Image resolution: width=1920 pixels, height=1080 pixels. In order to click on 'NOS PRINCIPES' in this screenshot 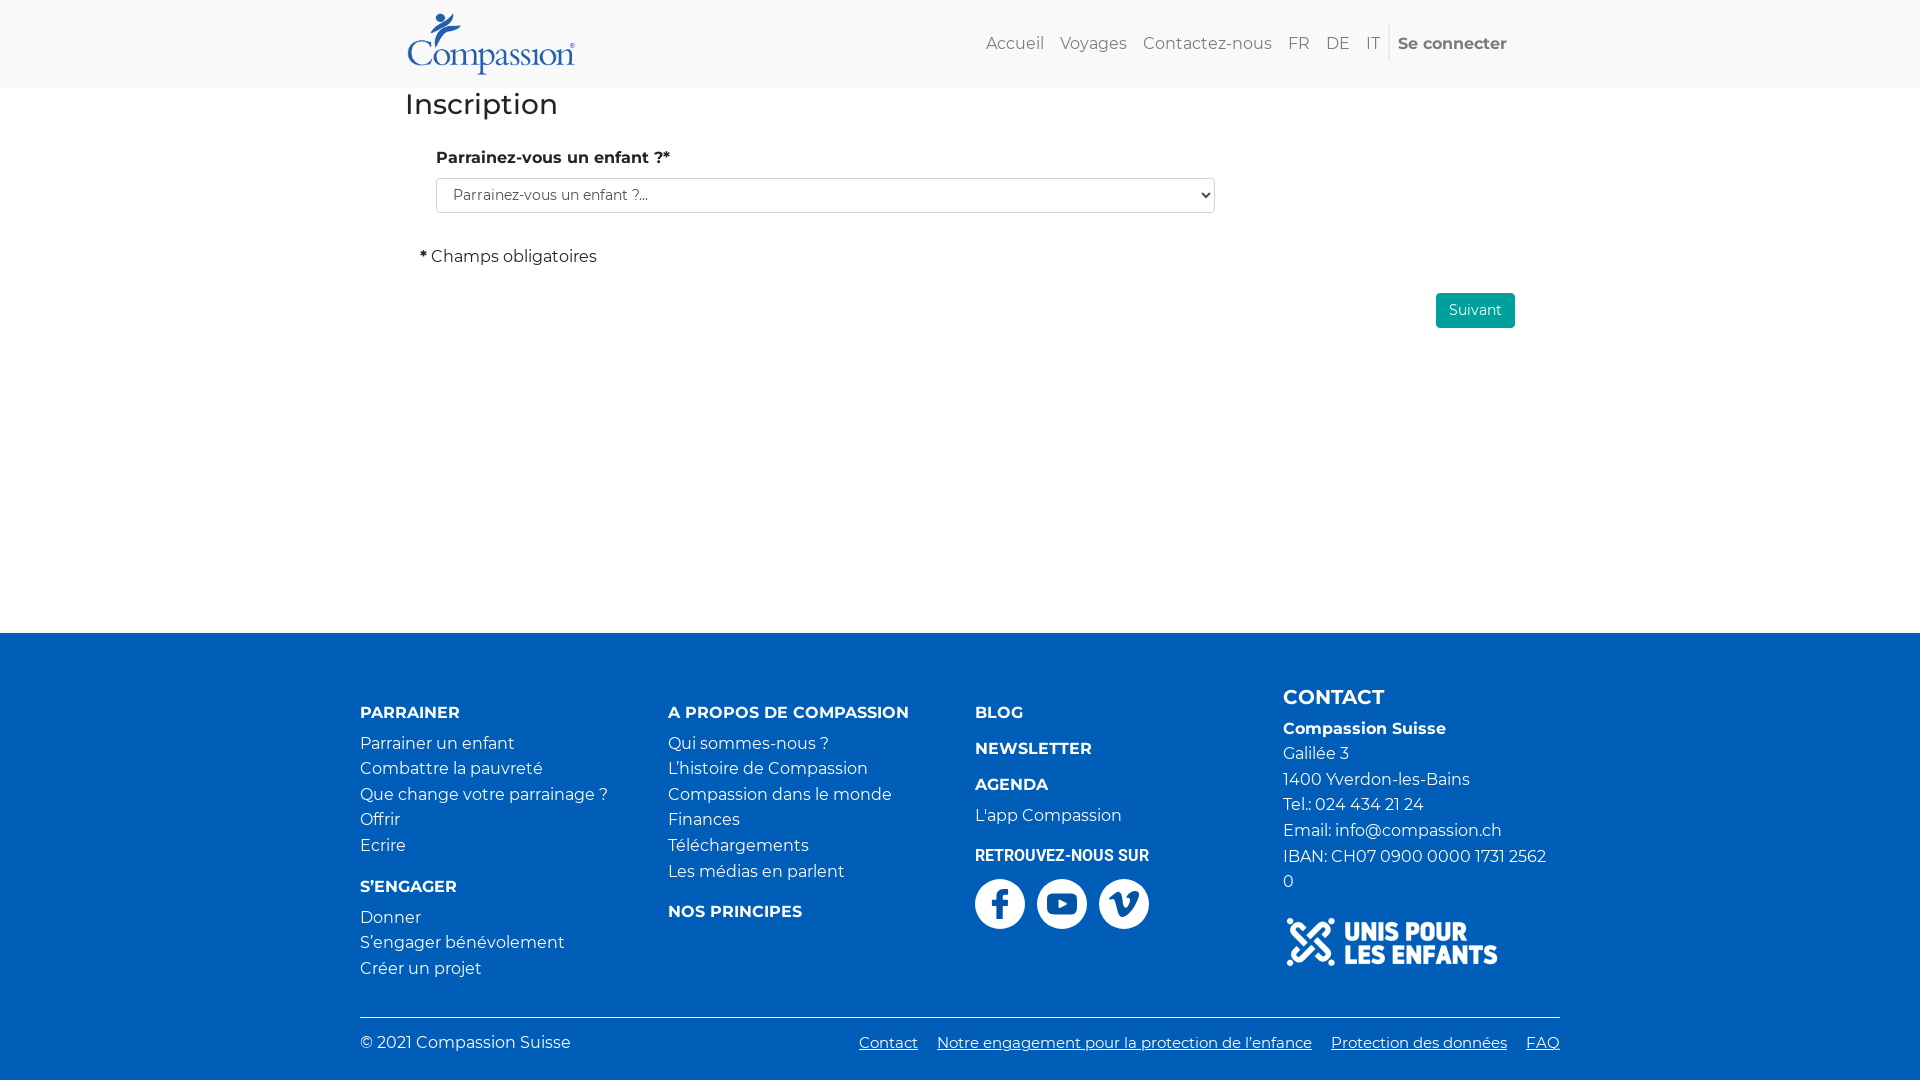, I will do `click(806, 911)`.